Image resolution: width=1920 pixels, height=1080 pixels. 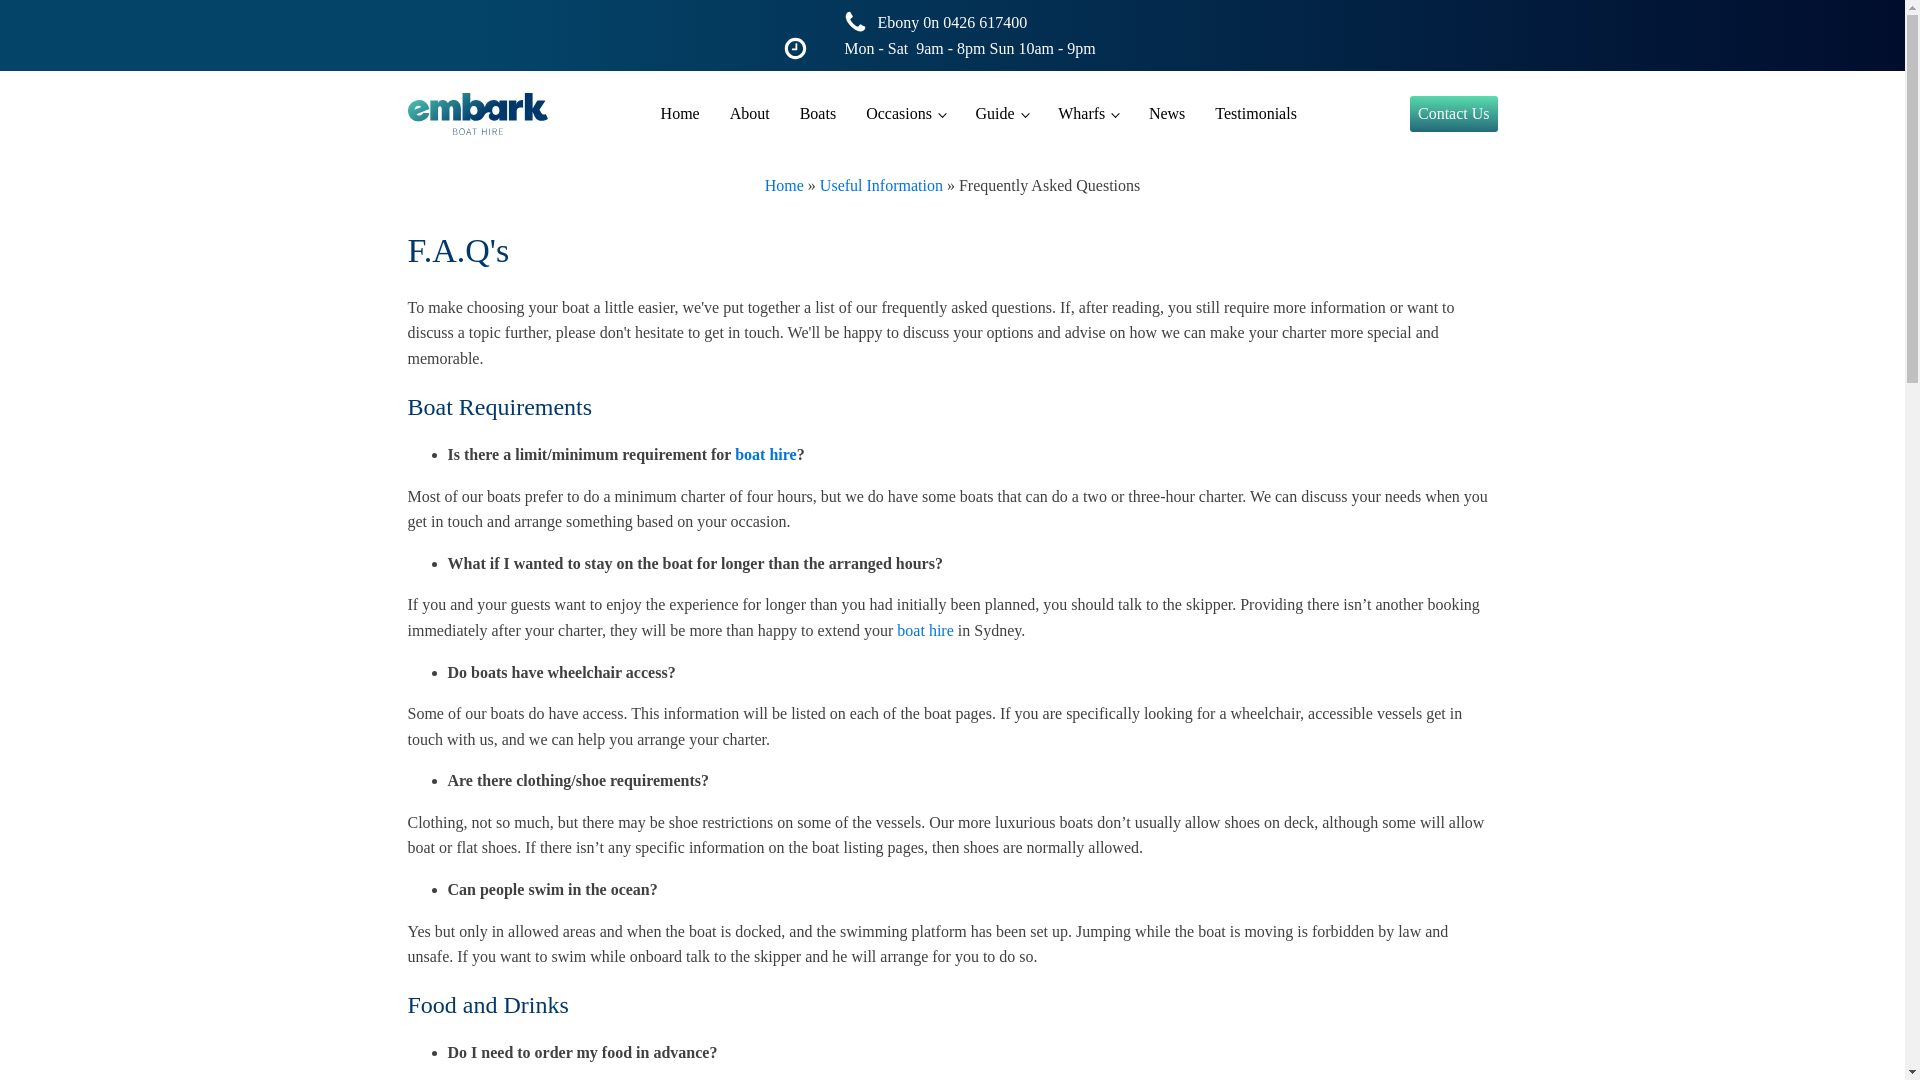 What do you see at coordinates (680, 114) in the screenshot?
I see `'Home'` at bounding box center [680, 114].